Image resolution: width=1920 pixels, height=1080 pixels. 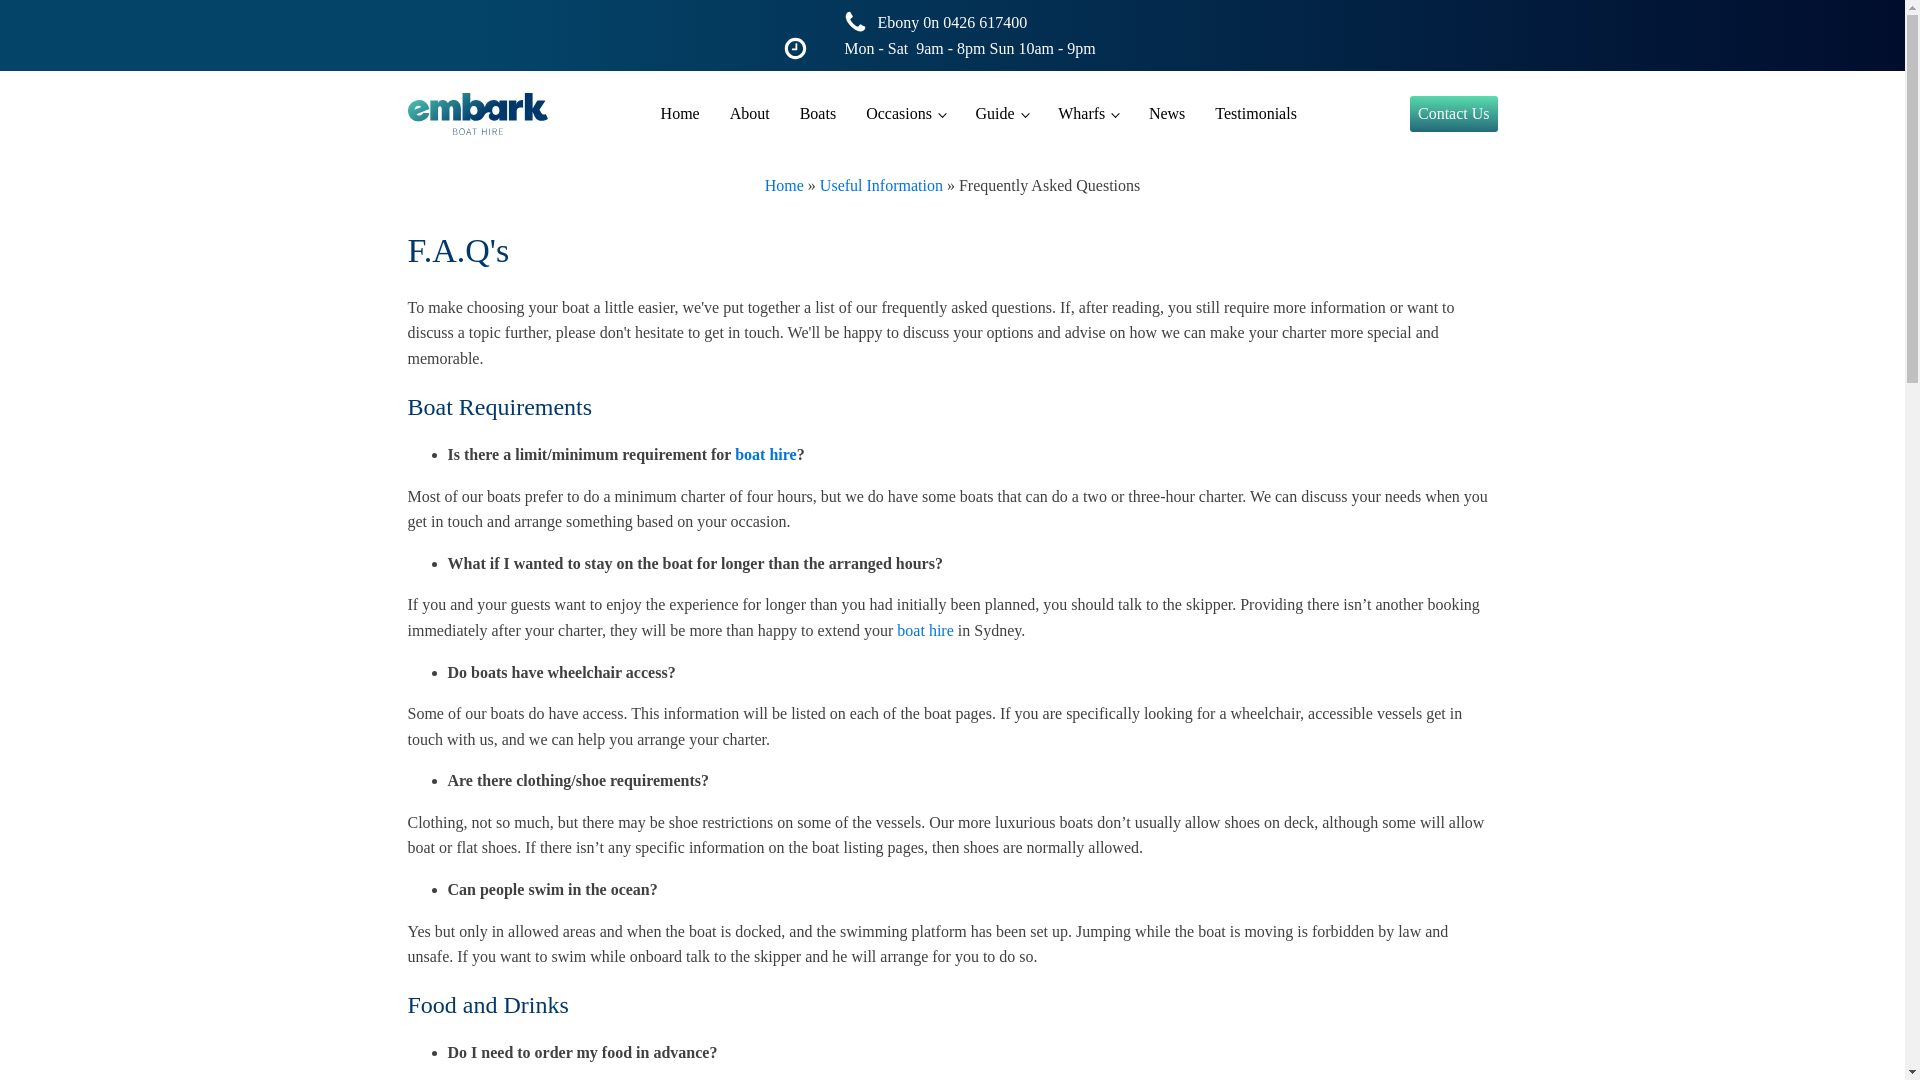 What do you see at coordinates (680, 114) in the screenshot?
I see `'Home'` at bounding box center [680, 114].